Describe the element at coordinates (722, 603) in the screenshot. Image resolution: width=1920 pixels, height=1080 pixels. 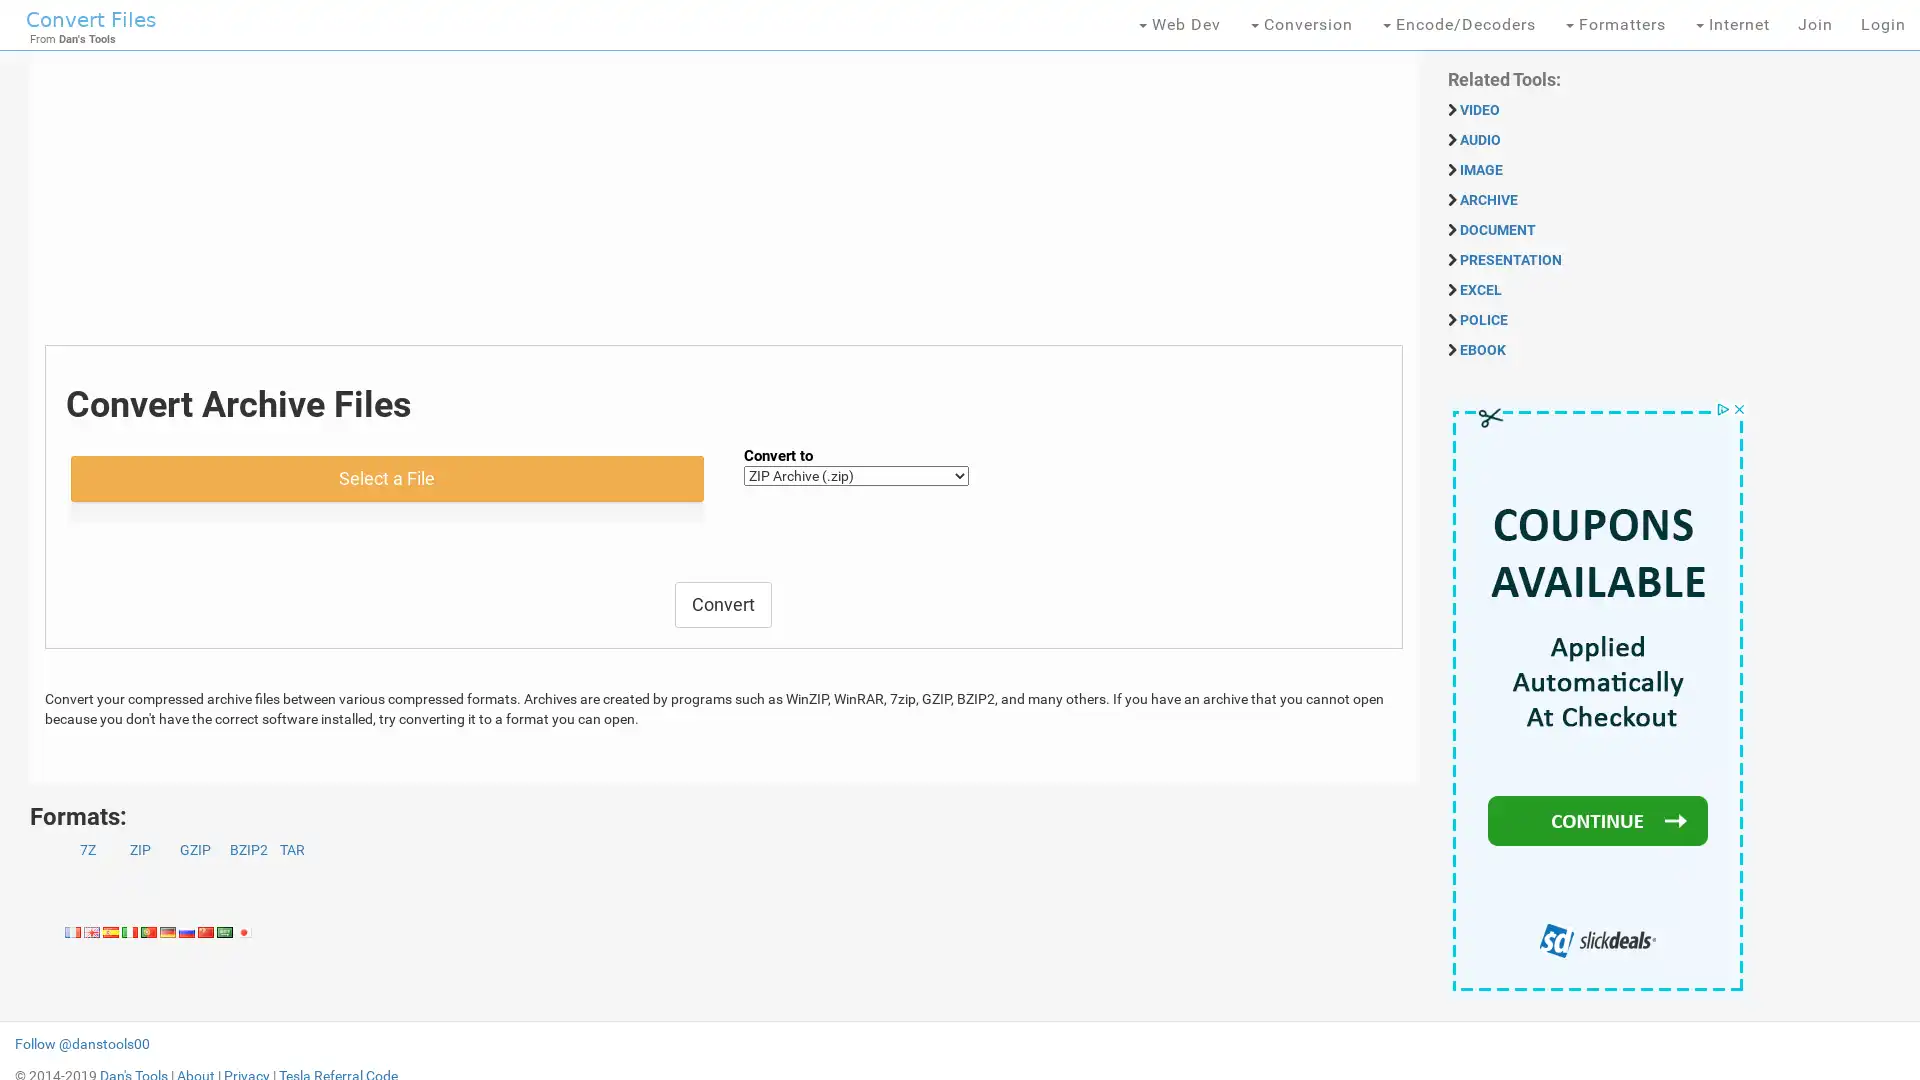
I see `Convert` at that location.